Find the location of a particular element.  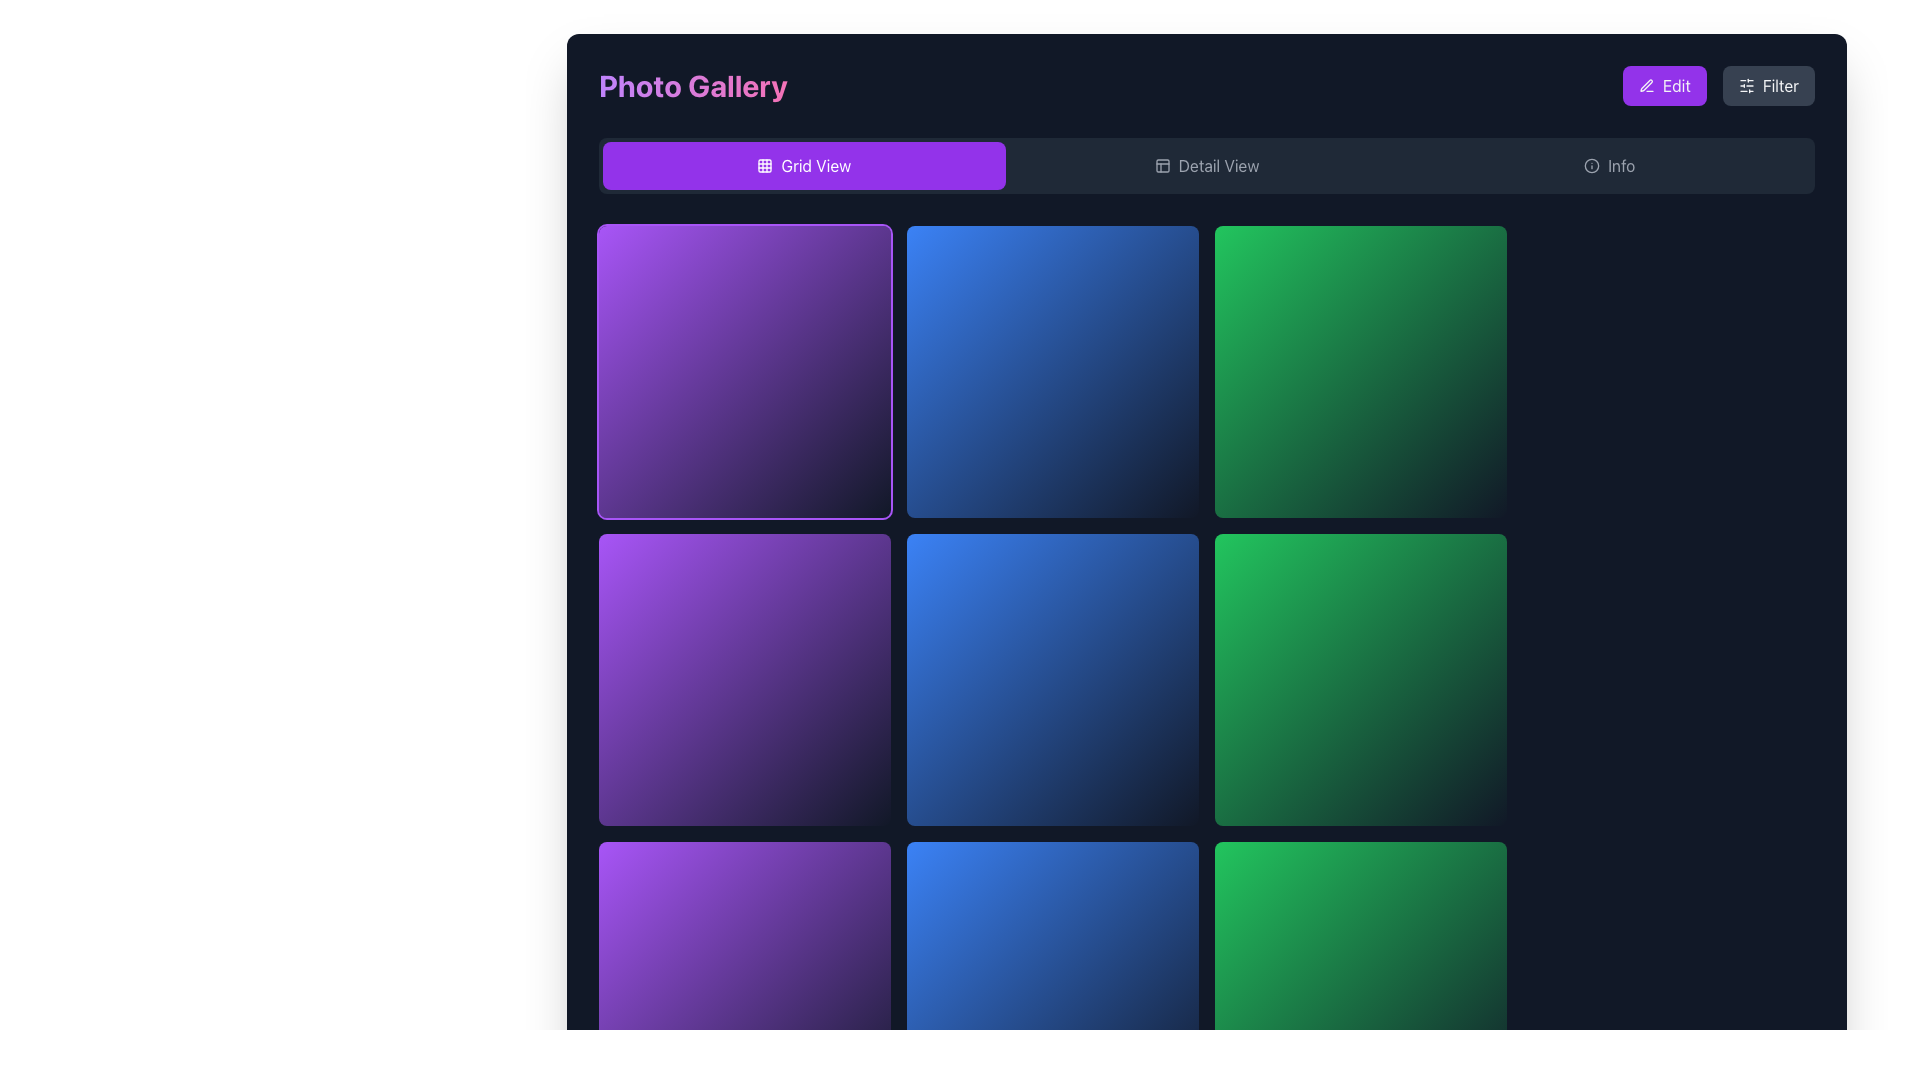

text from the 'Info' label, which is light gray on a dark background, located near the top right of the interface is located at coordinates (1621, 164).